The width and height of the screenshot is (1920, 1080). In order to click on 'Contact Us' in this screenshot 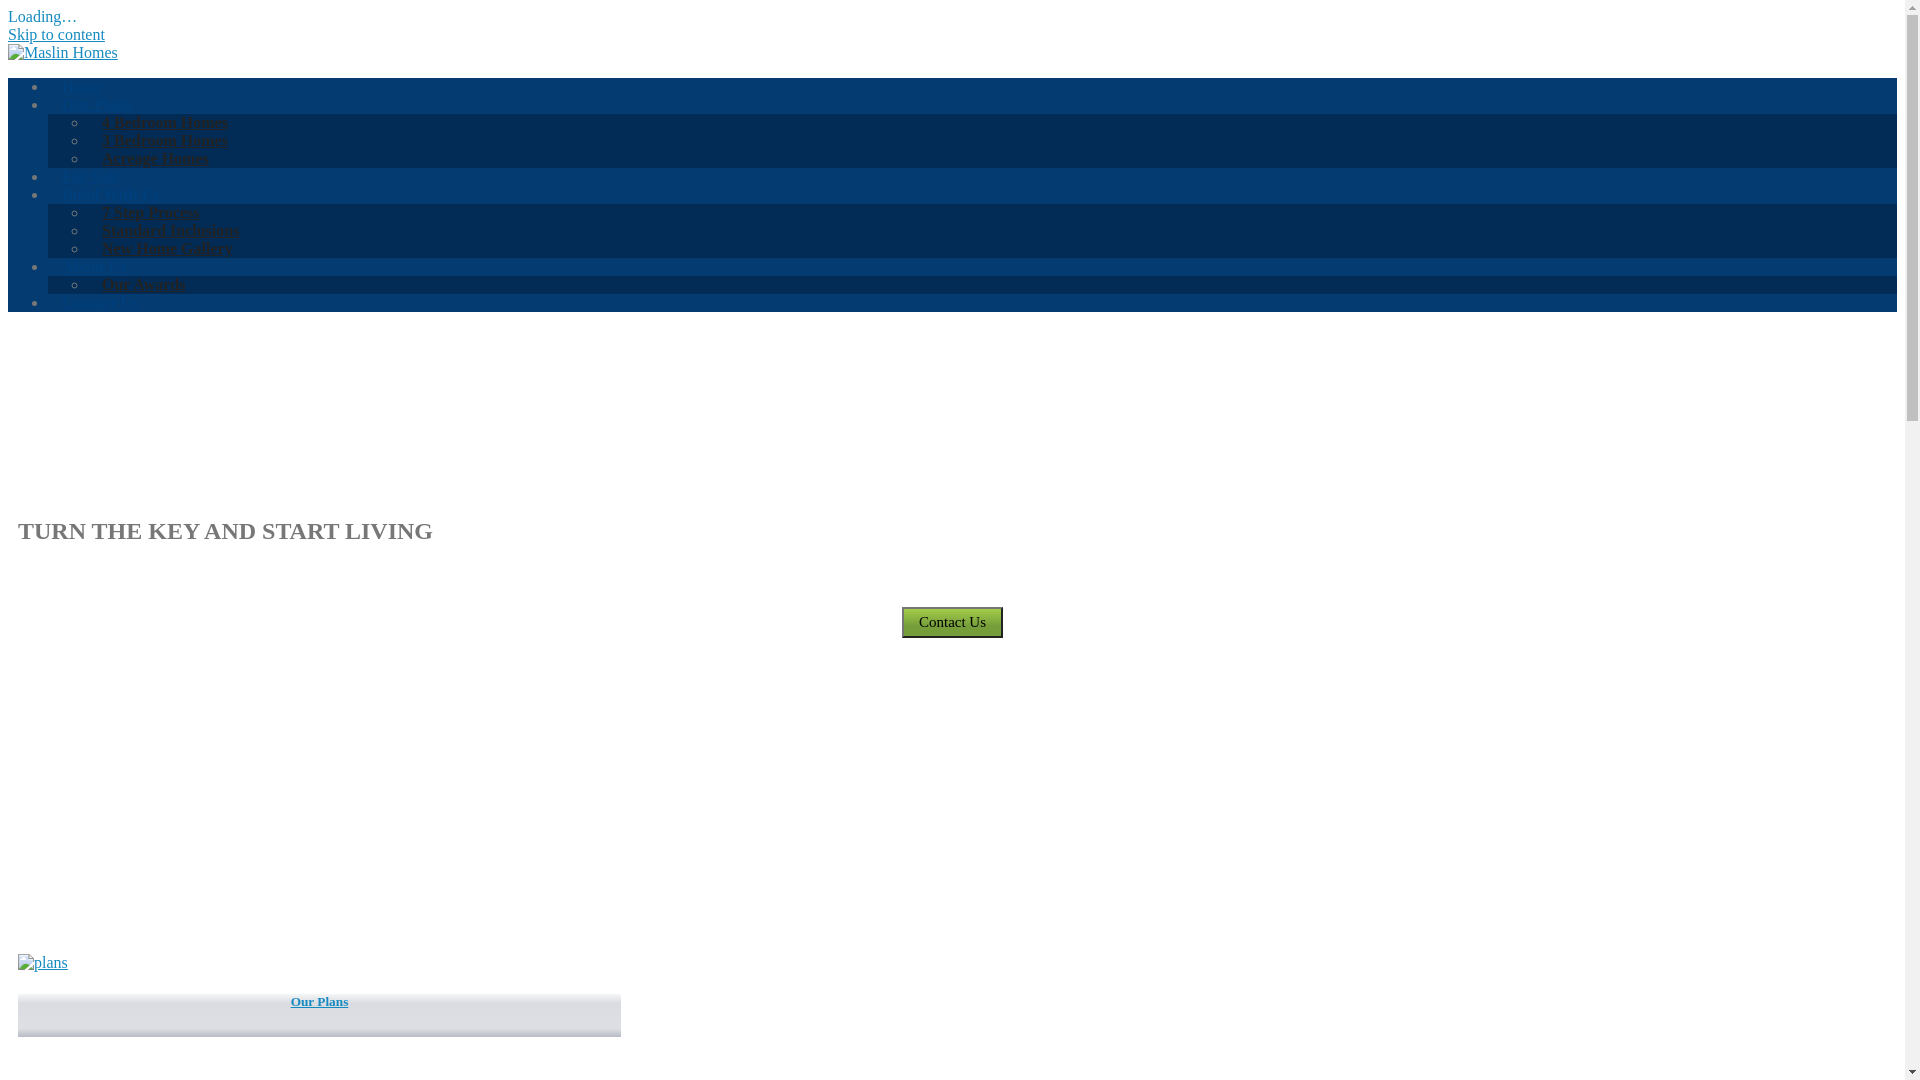, I will do `click(951, 621)`.